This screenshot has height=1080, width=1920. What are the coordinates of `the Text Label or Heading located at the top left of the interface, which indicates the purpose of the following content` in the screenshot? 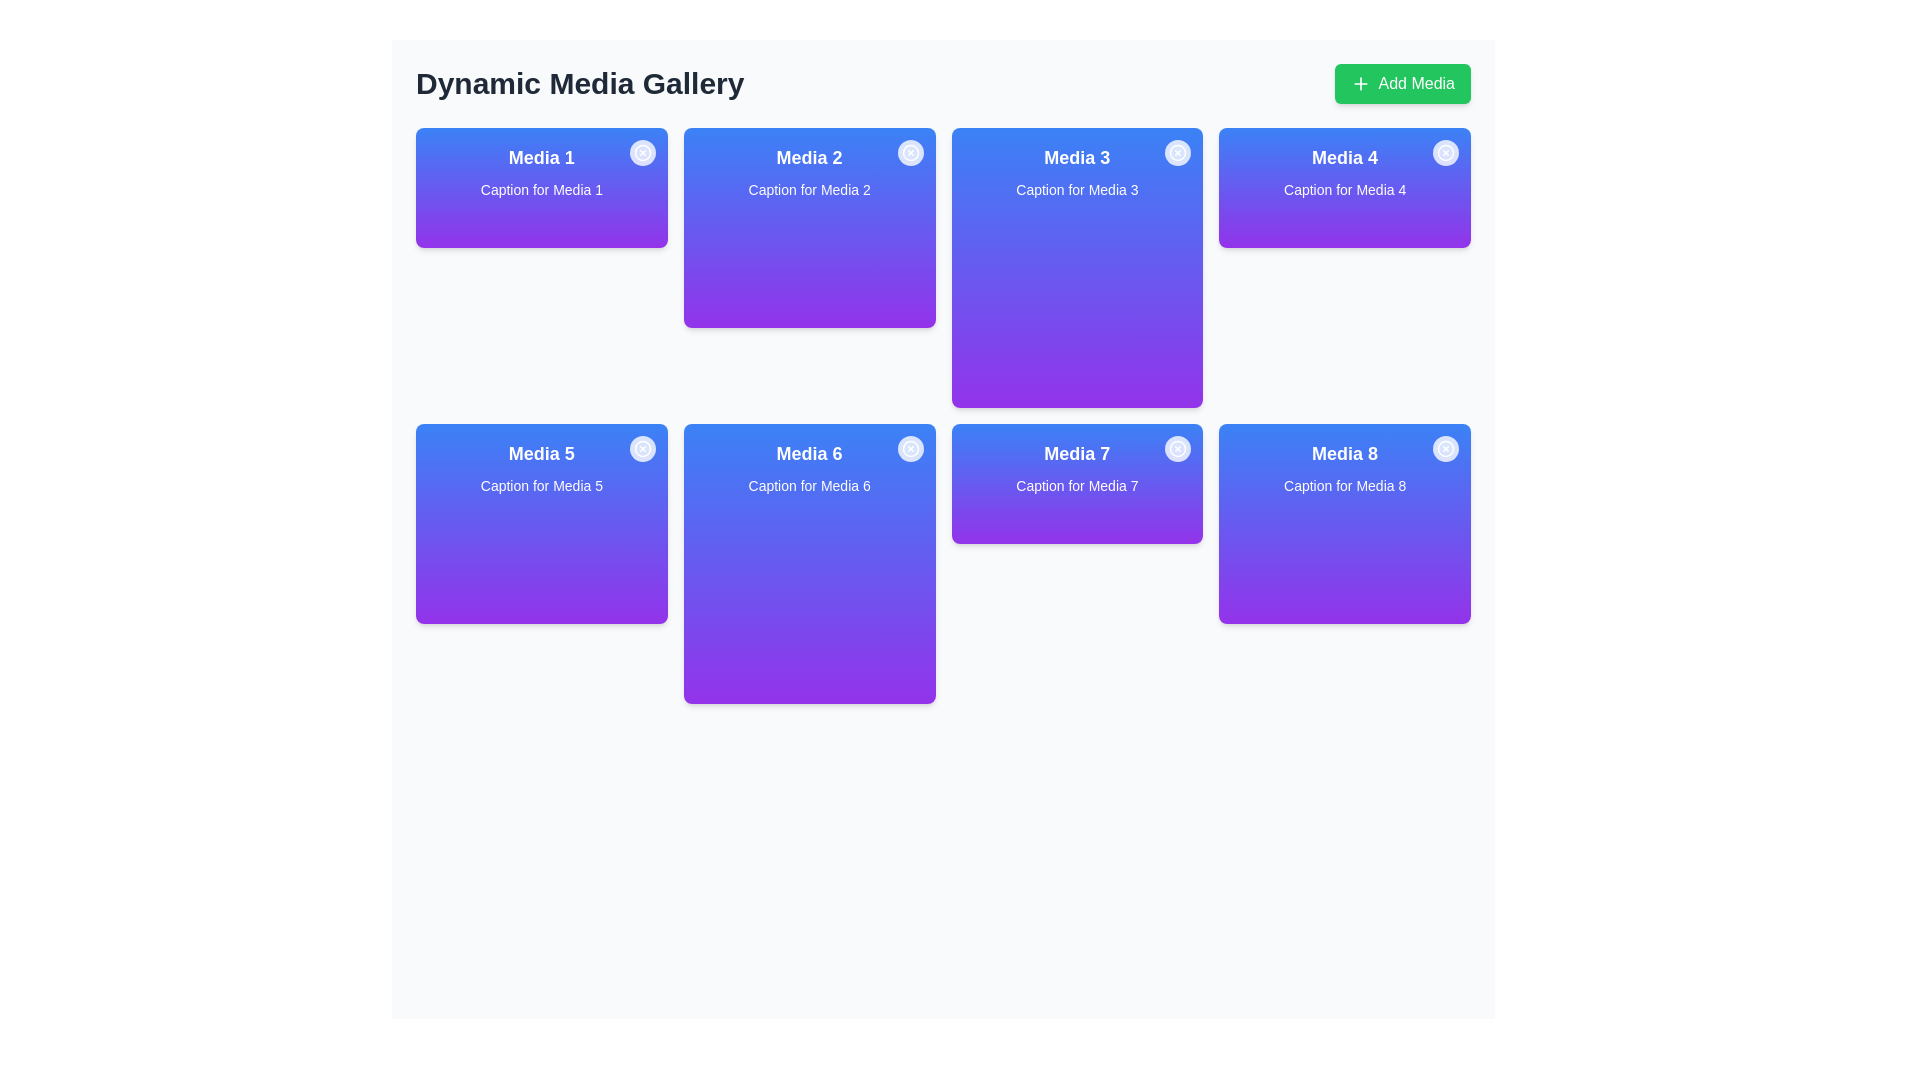 It's located at (579, 83).